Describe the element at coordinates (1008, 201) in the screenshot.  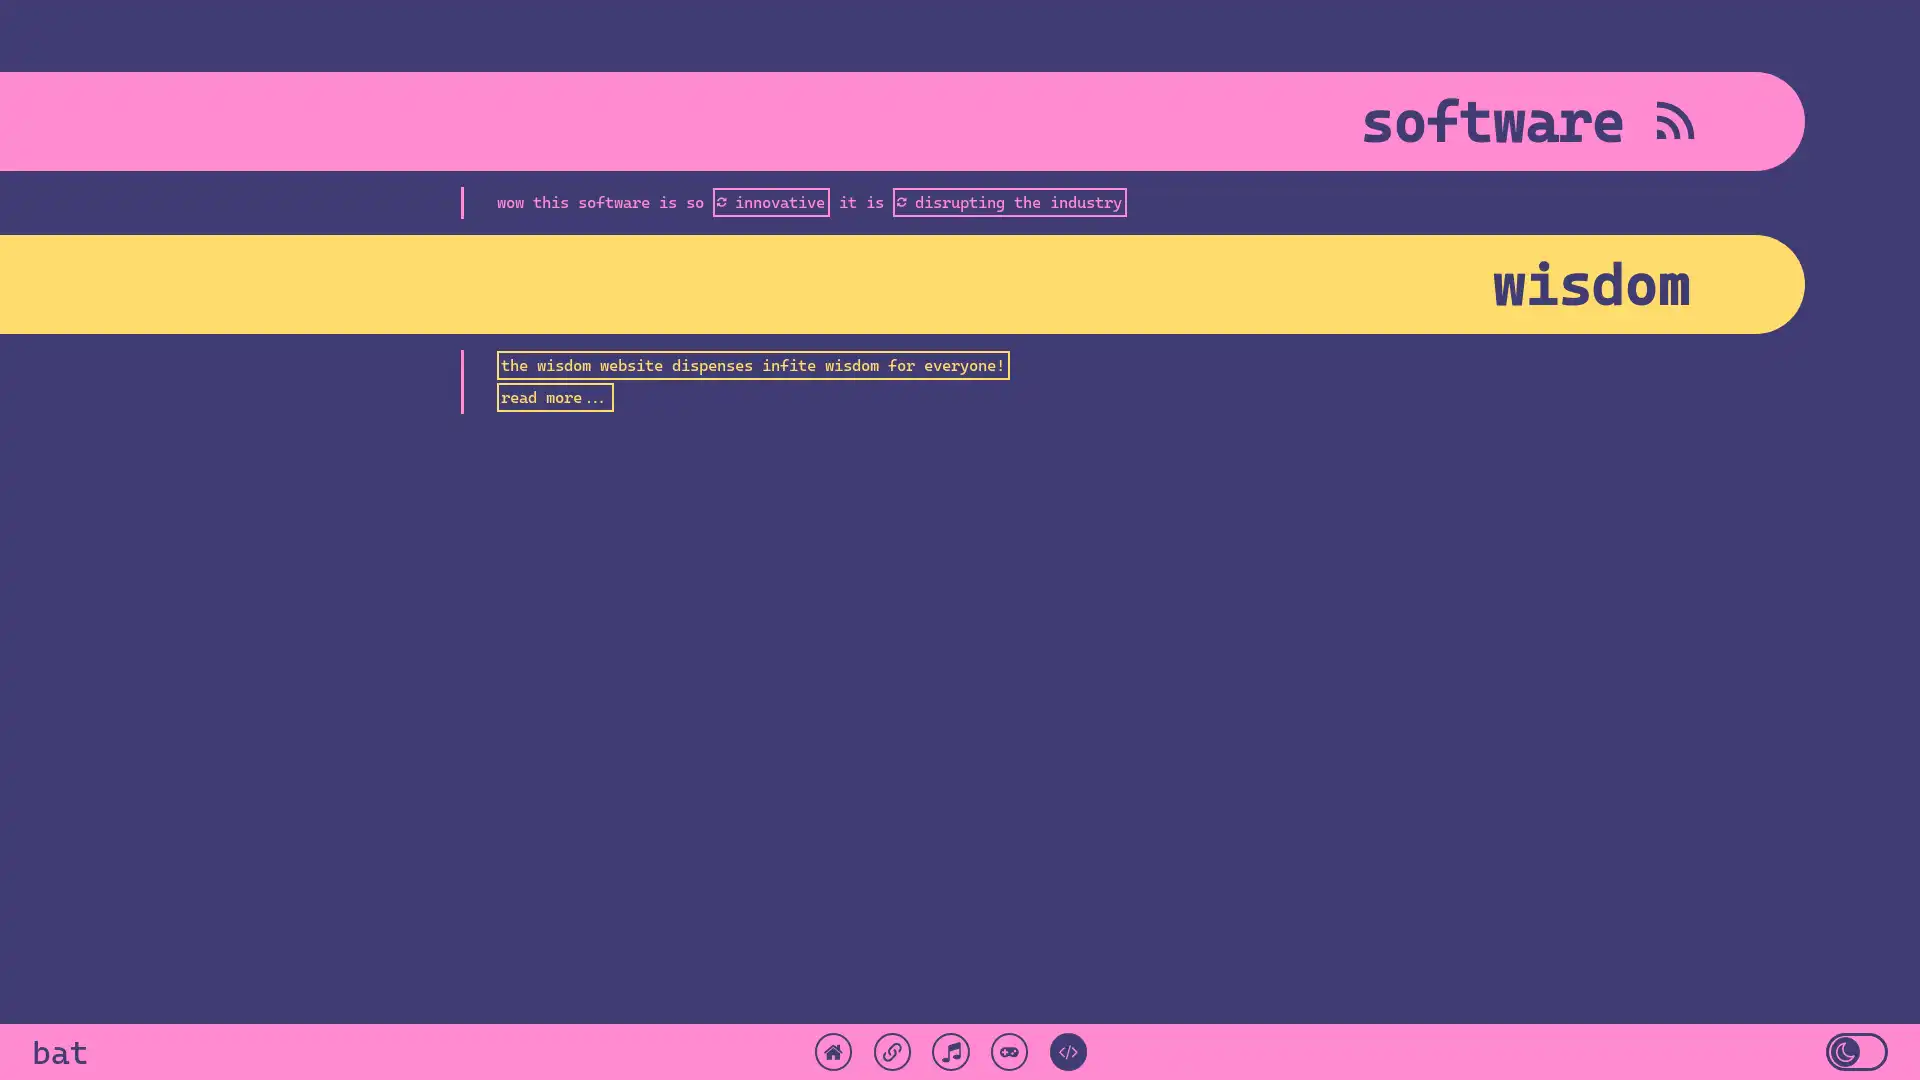
I see `disrupting the industry` at that location.